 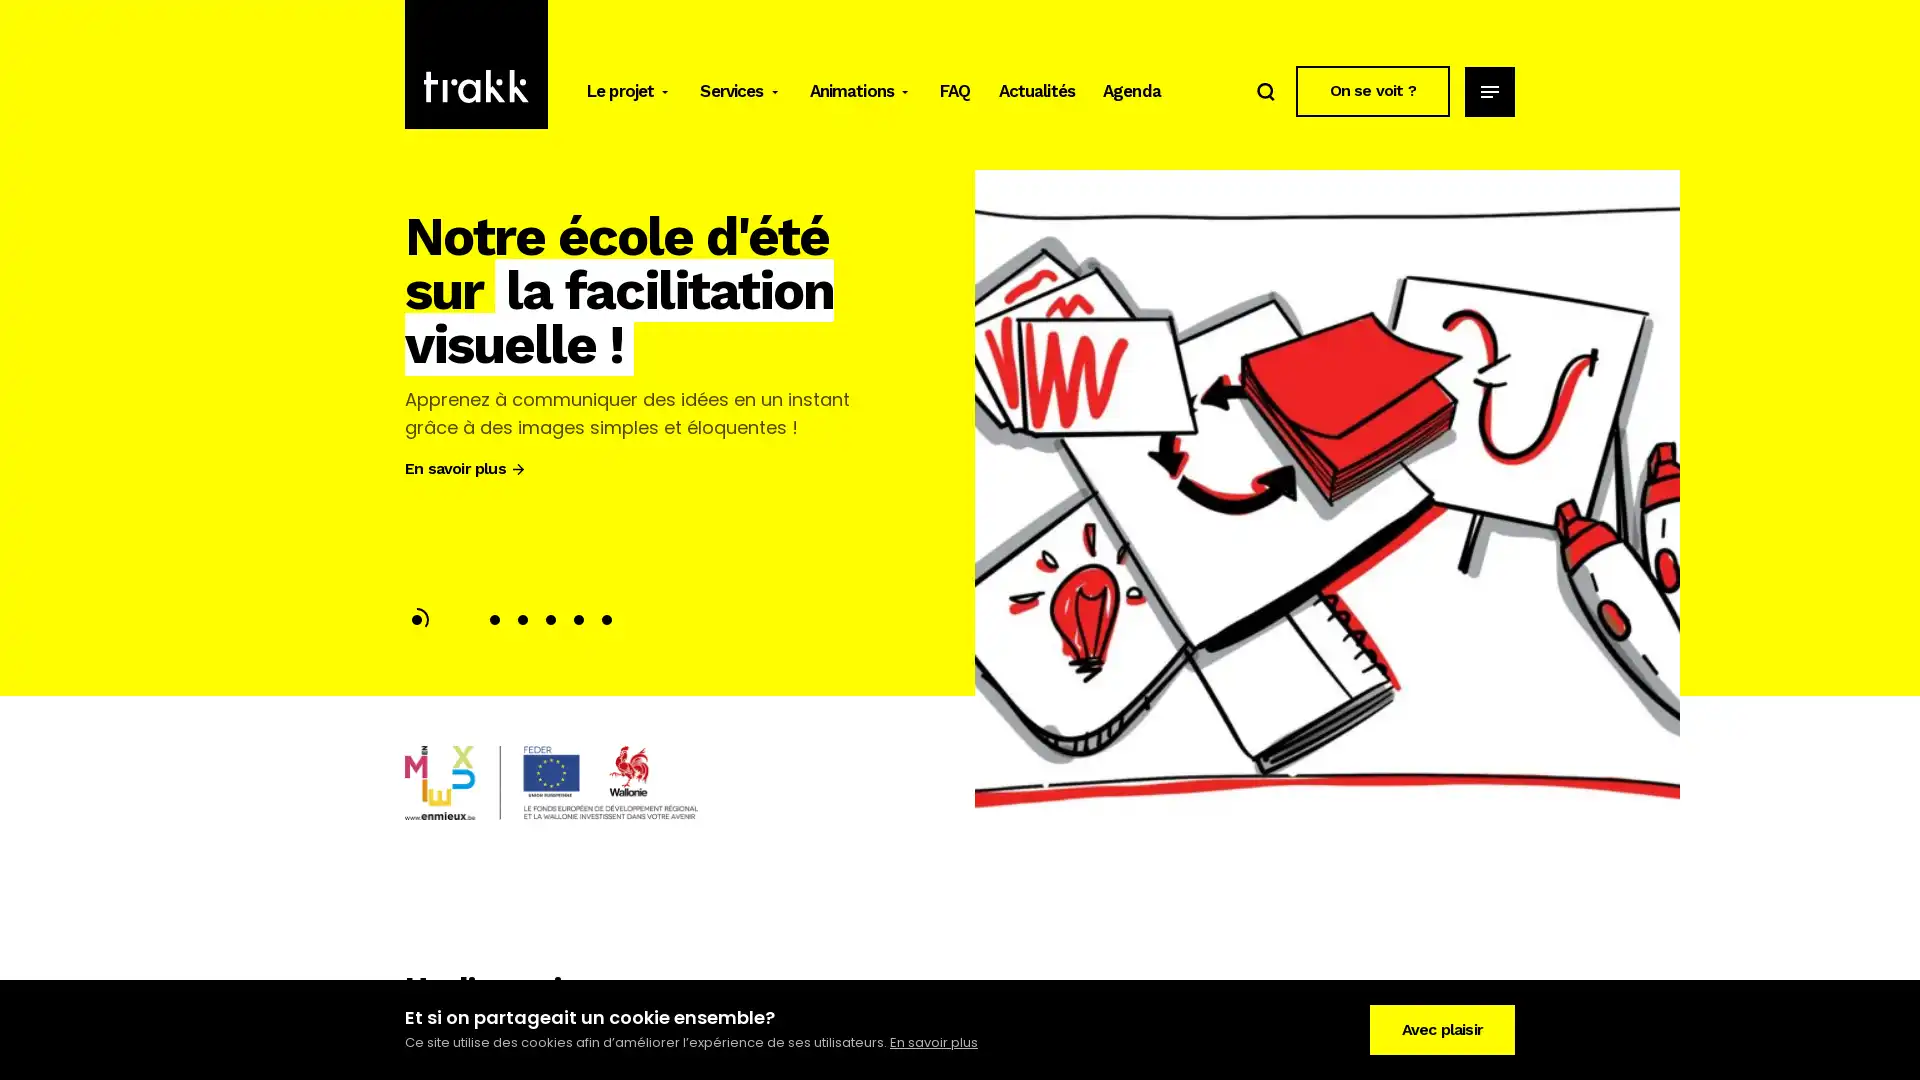 I want to click on Slide 4, so click(x=551, y=619).